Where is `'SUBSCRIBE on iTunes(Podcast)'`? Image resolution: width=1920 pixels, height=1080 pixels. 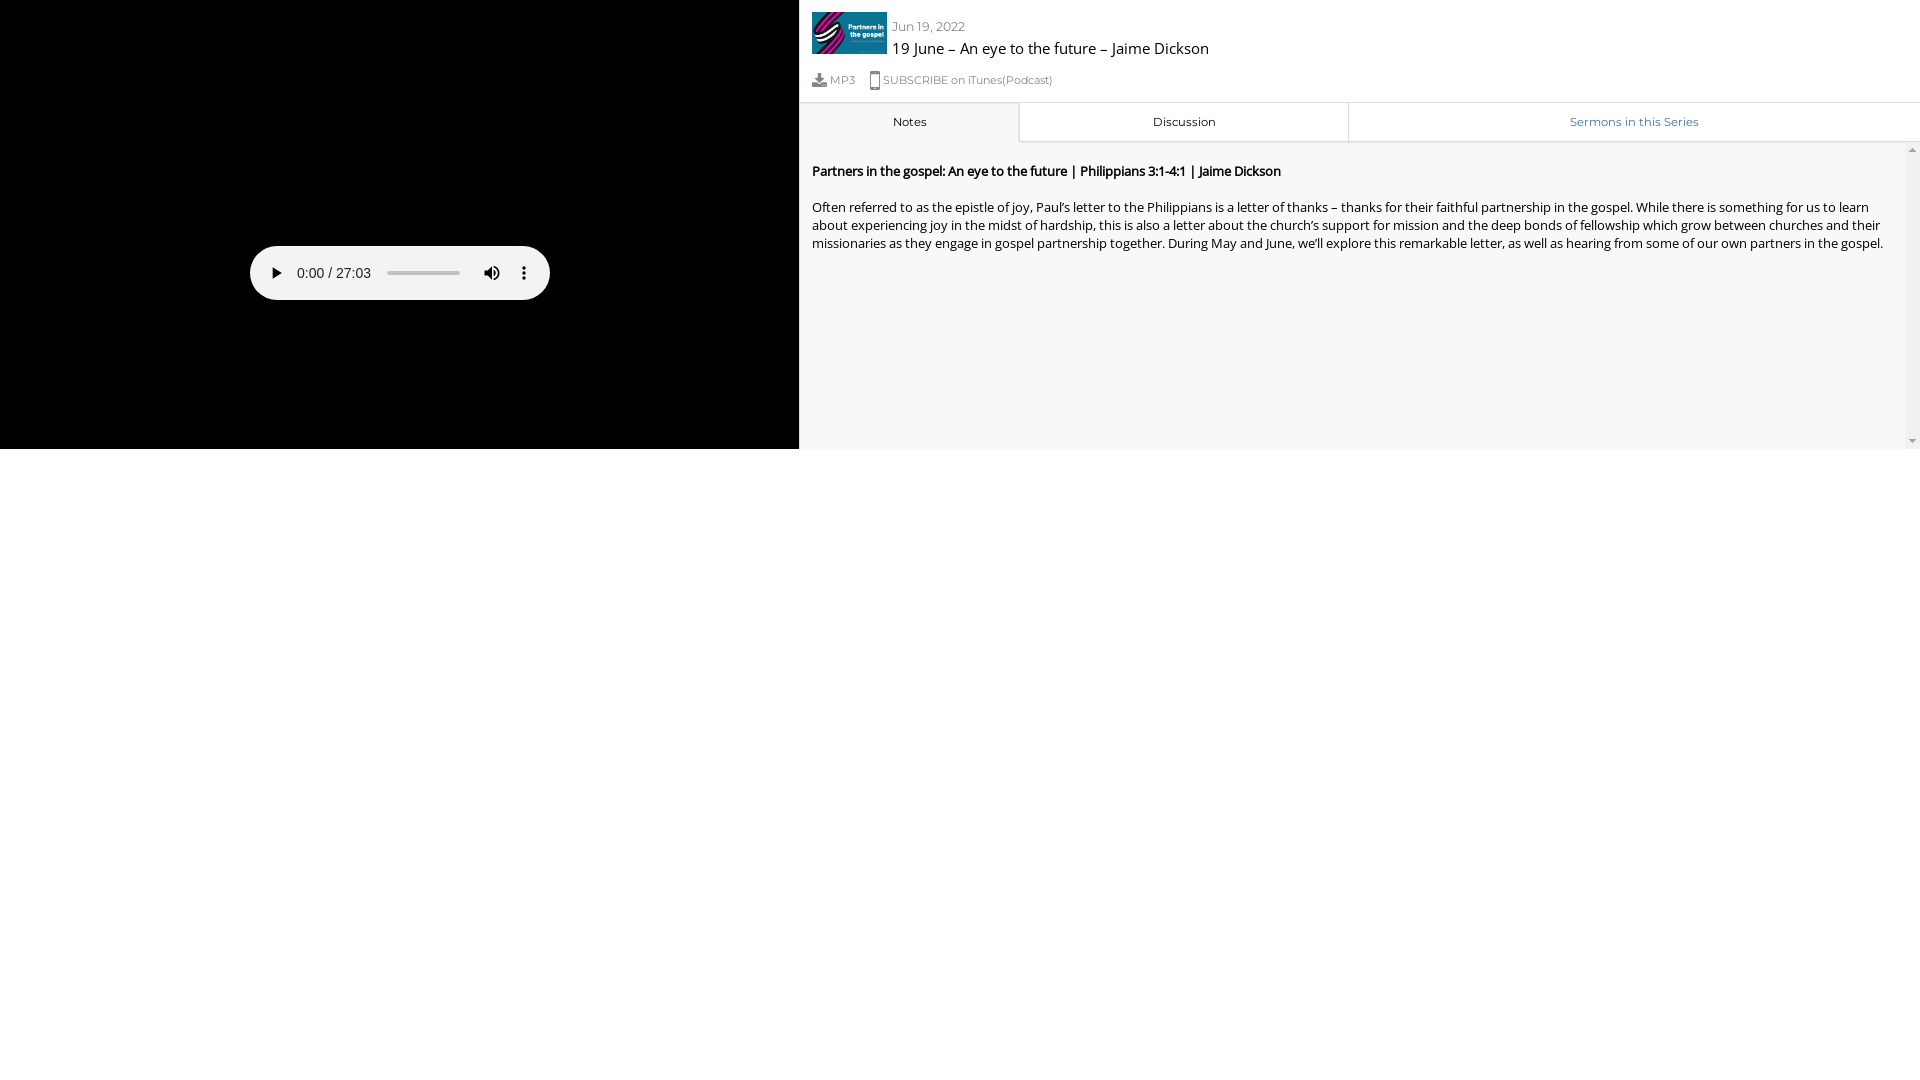 'SUBSCRIBE on iTunes(Podcast)' is located at coordinates (969, 79).